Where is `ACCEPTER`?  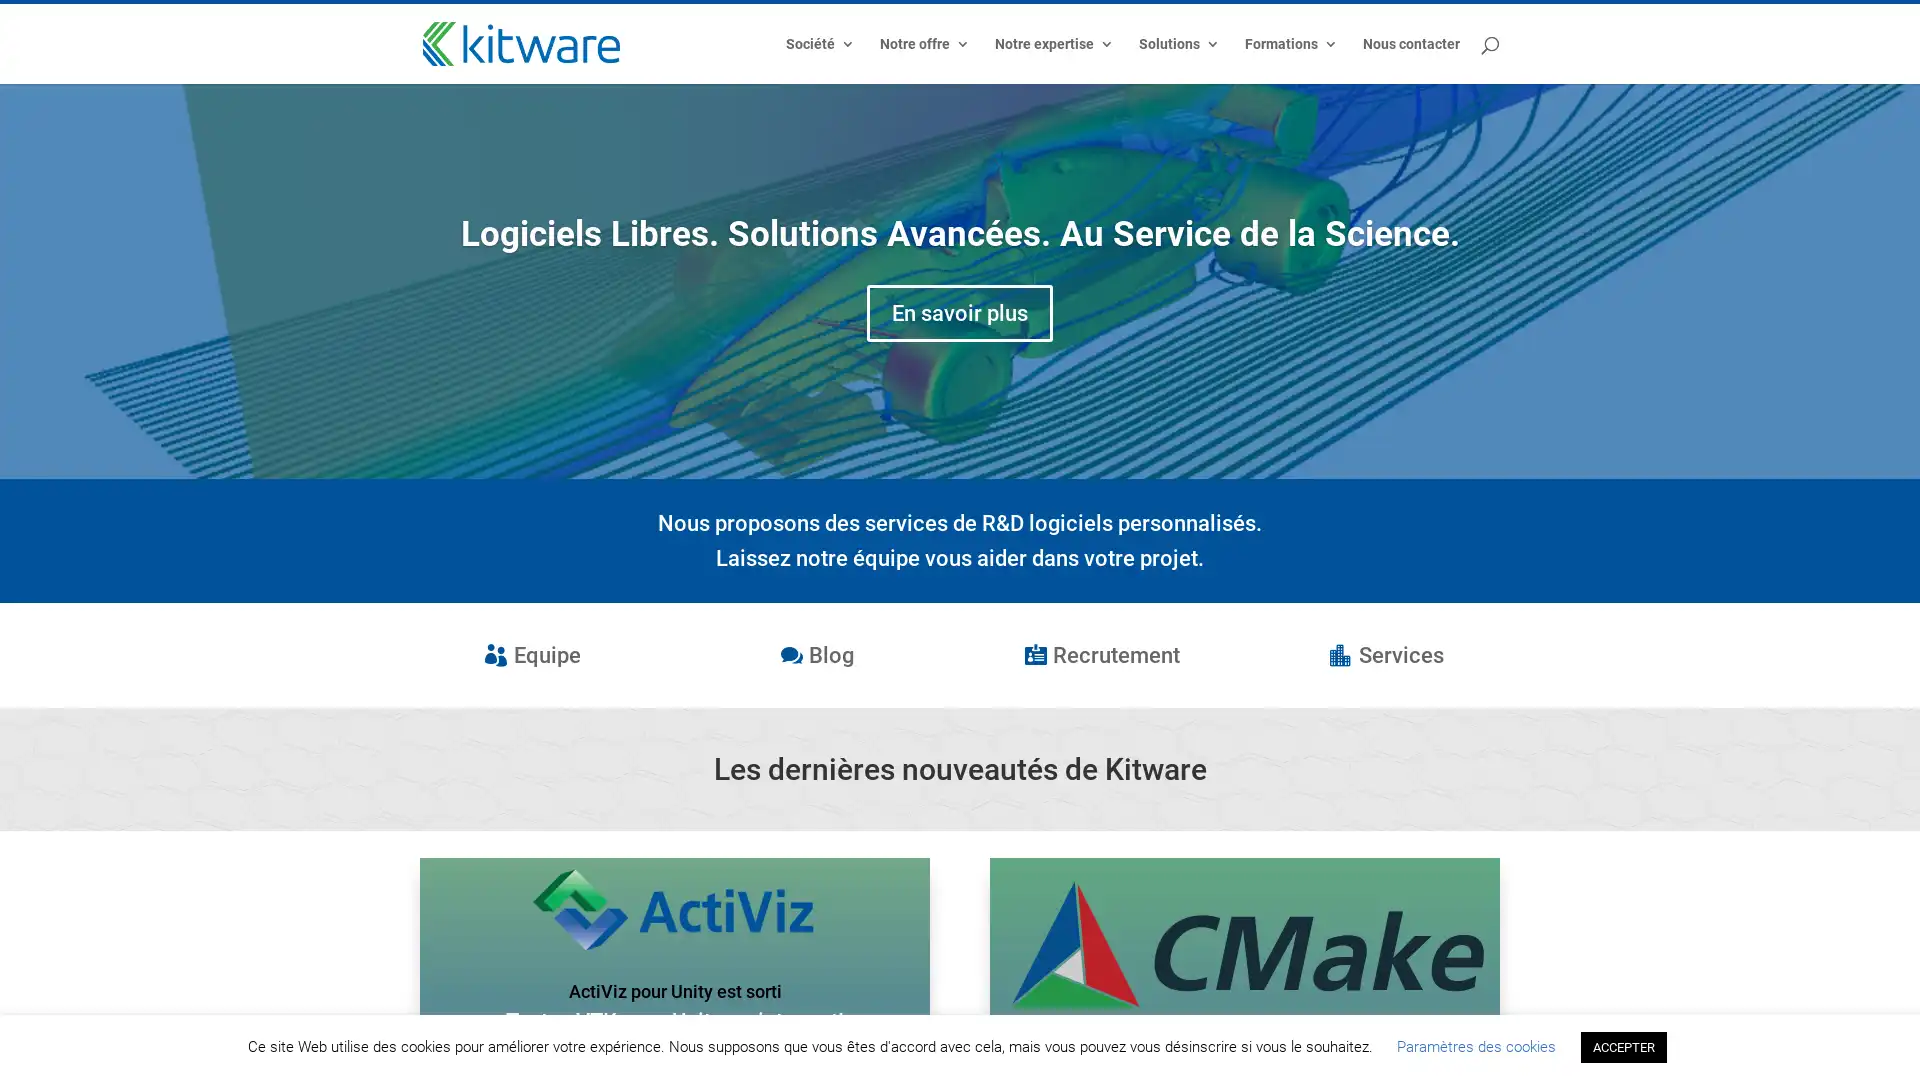
ACCEPTER is located at coordinates (1623, 1046).